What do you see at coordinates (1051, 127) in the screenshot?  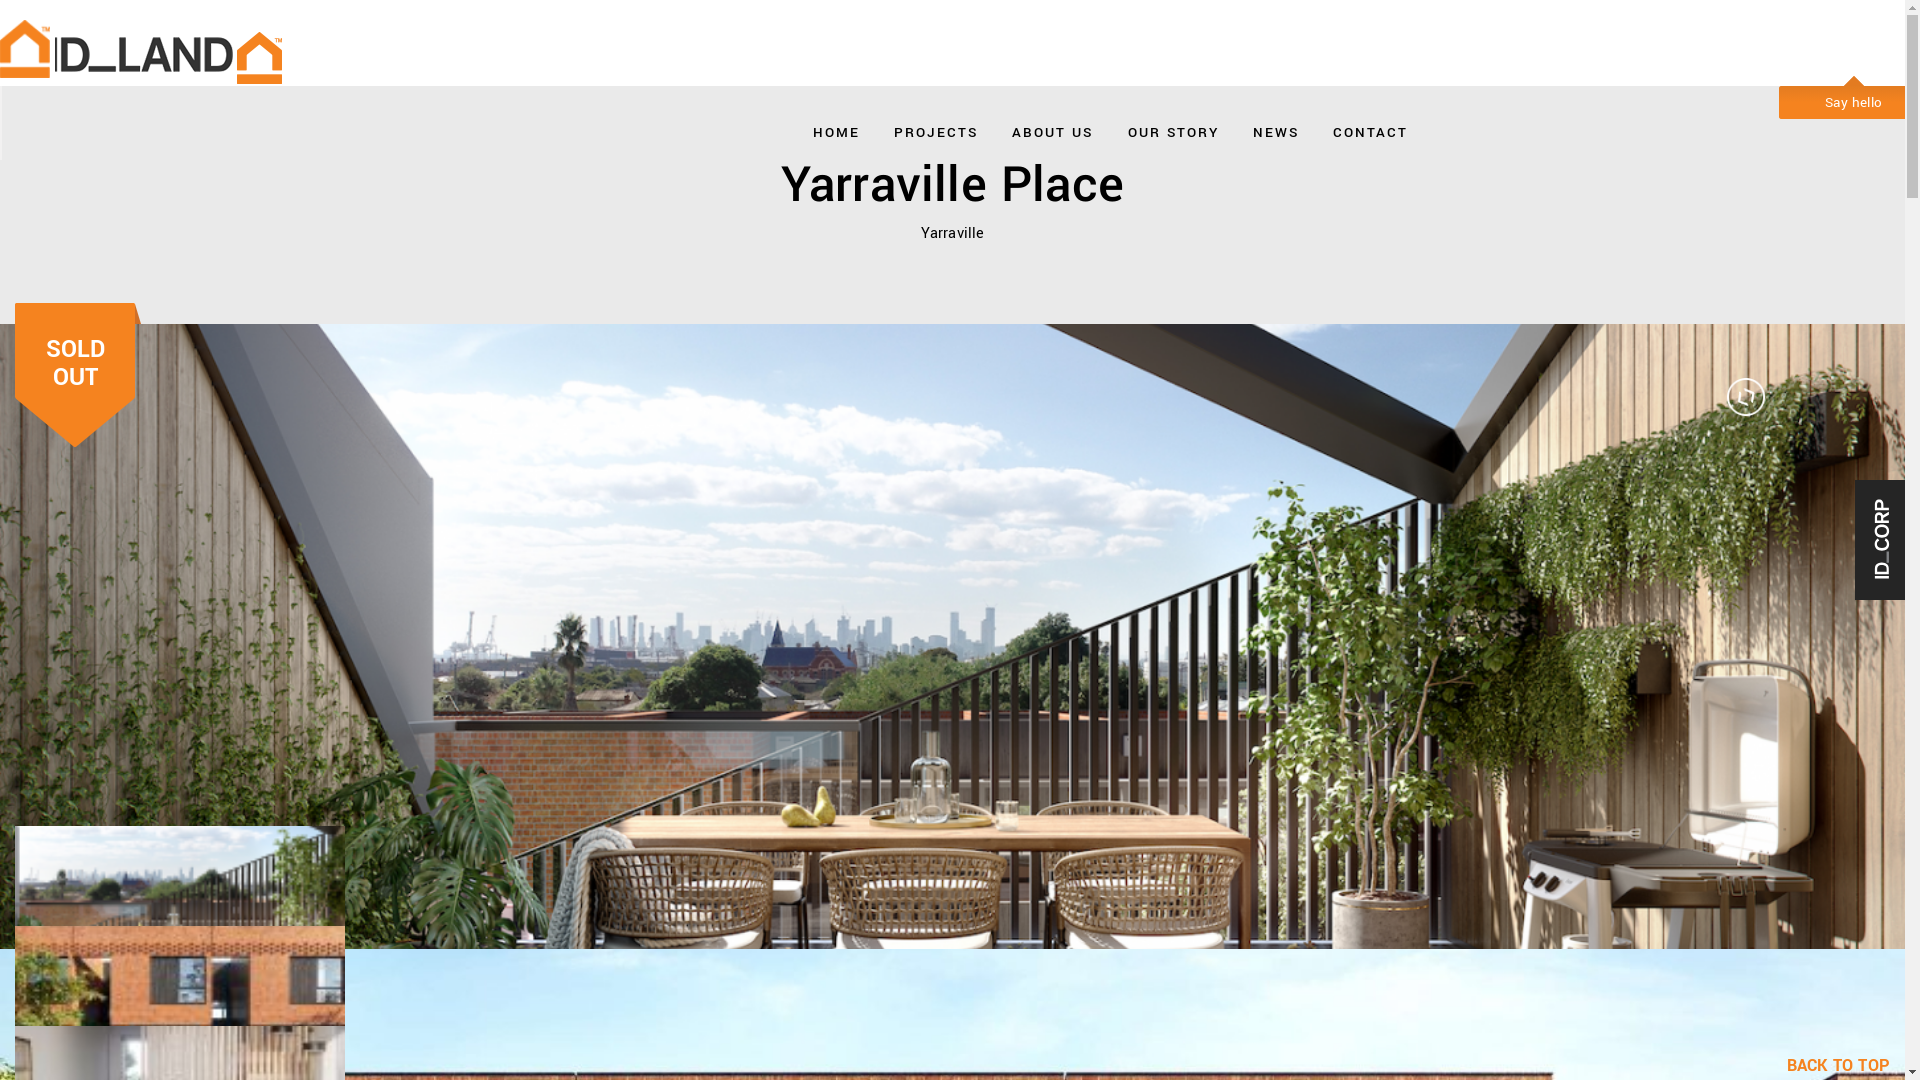 I see `'ABOUT US'` at bounding box center [1051, 127].